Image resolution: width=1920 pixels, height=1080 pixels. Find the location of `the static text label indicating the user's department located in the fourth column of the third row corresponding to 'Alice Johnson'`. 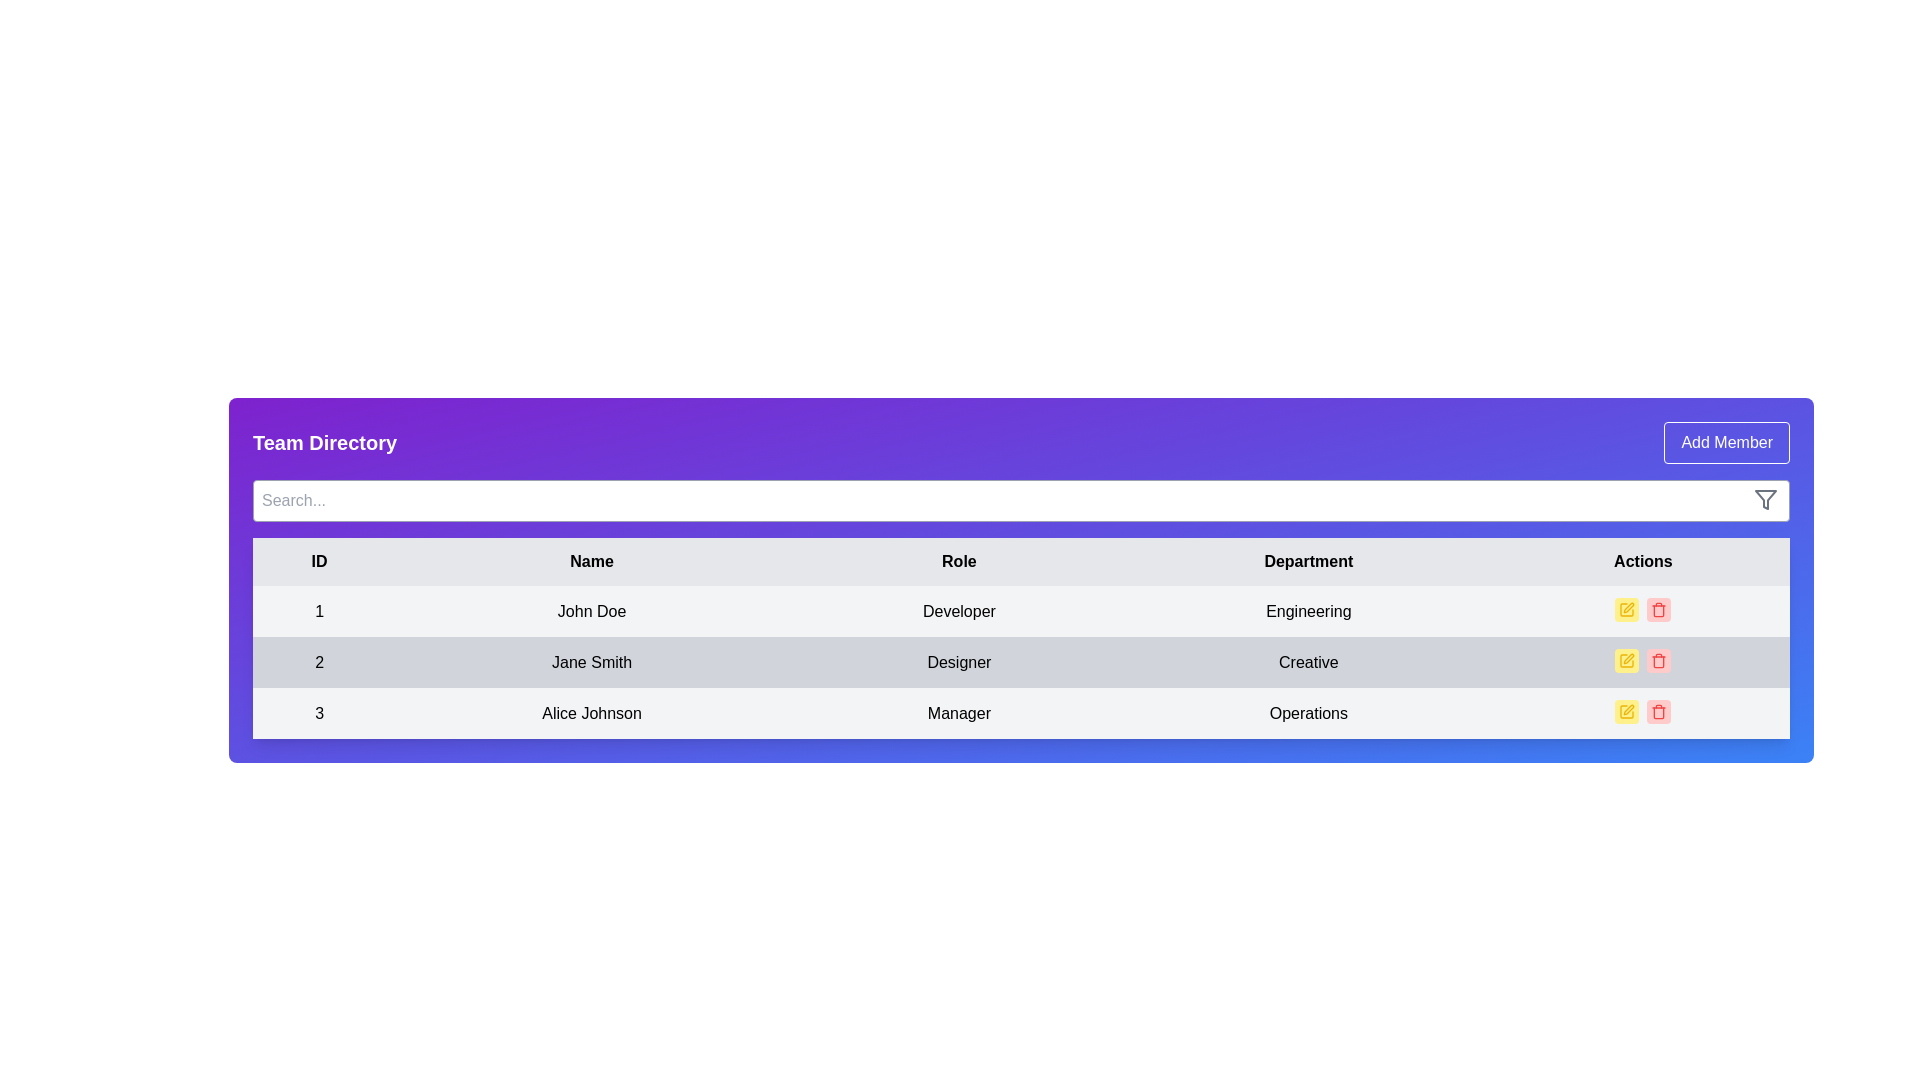

the static text label indicating the user's department located in the fourth column of the third row corresponding to 'Alice Johnson' is located at coordinates (1308, 712).